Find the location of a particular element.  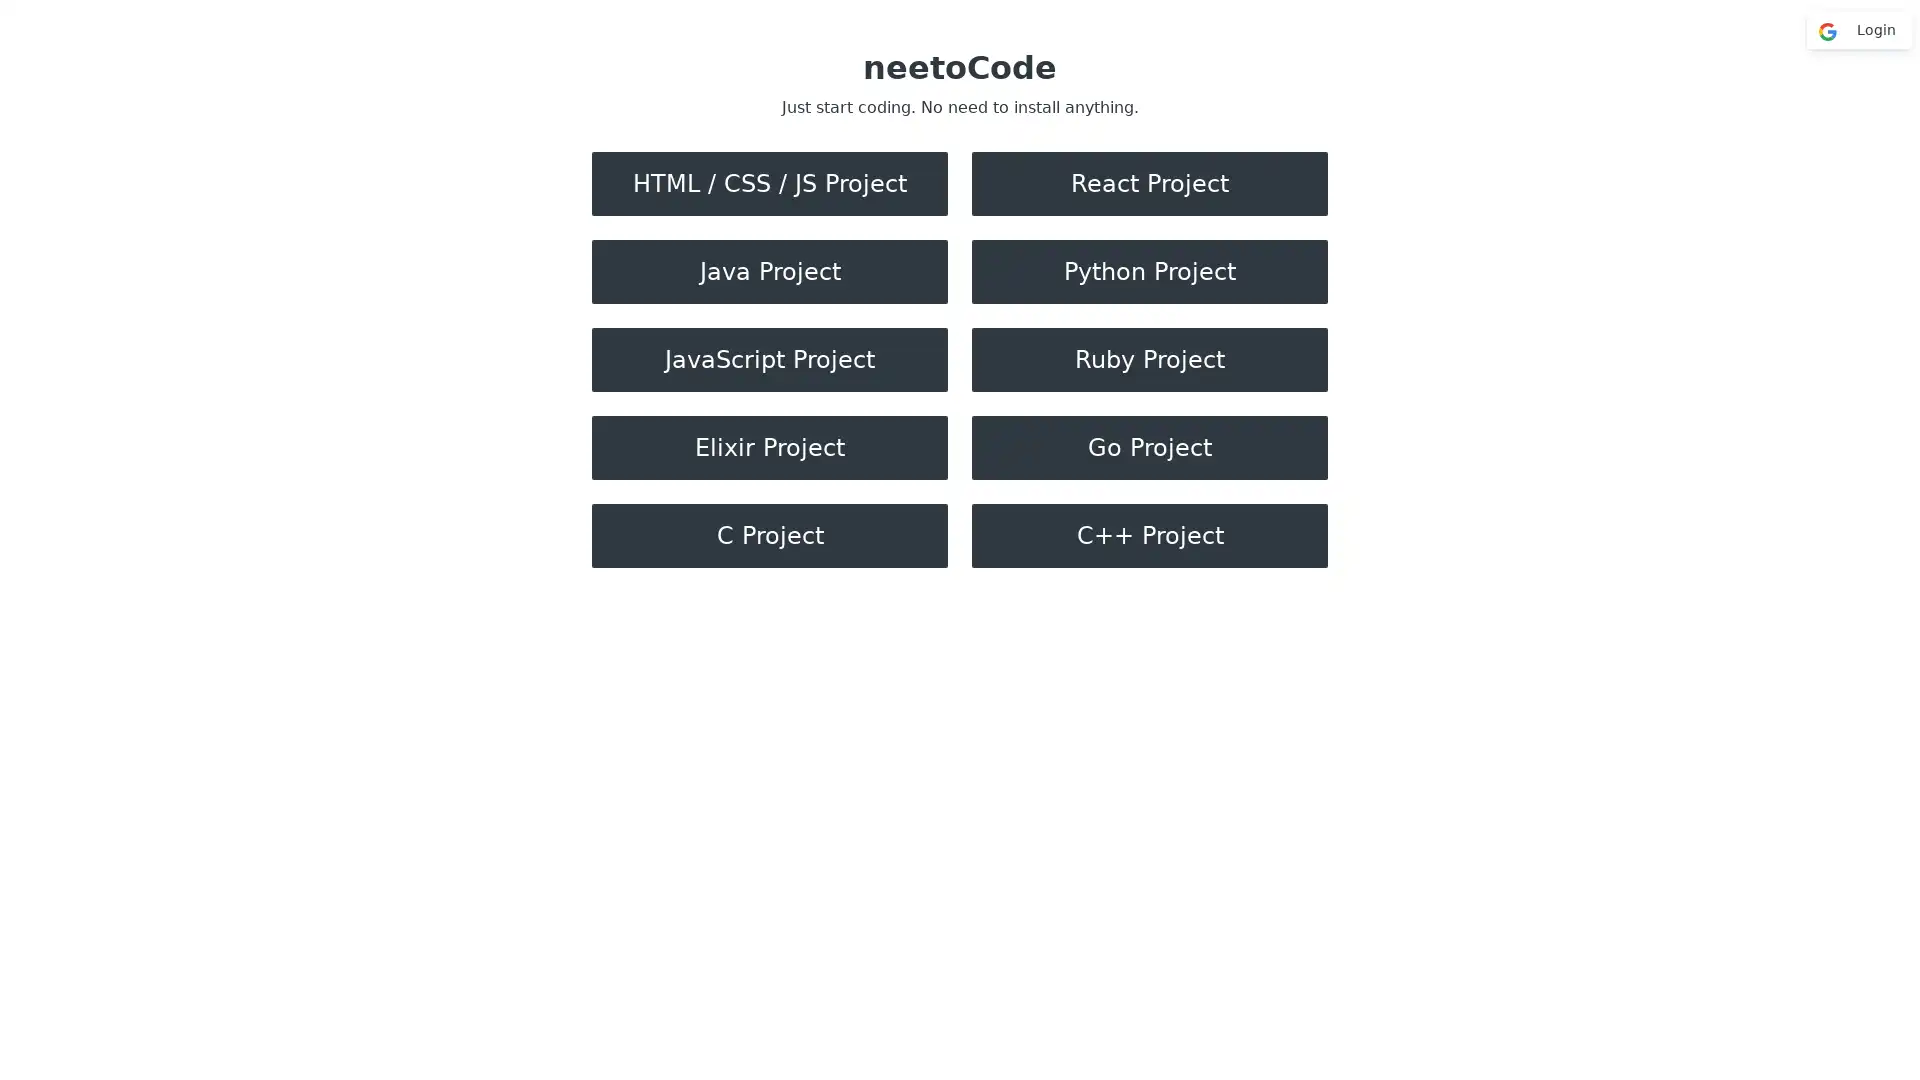

Ruby Project is located at coordinates (1150, 358).